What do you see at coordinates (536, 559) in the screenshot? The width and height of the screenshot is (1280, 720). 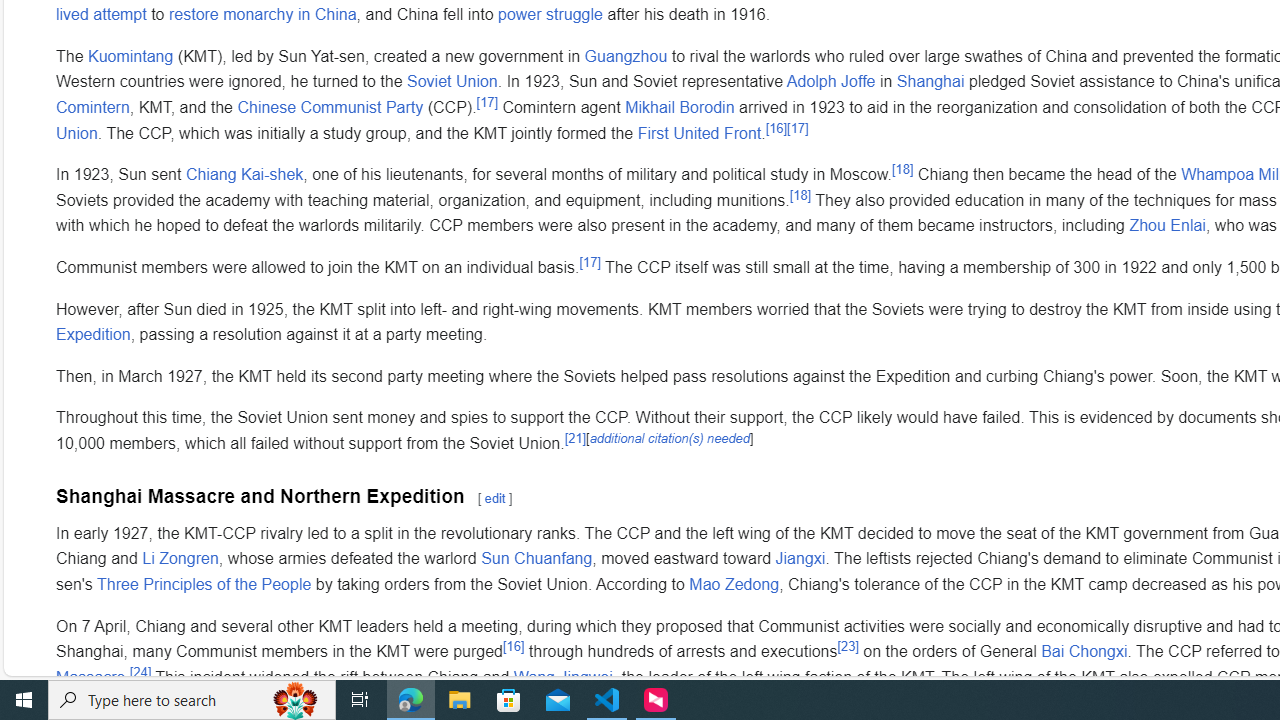 I see `'Sun Chuanfang'` at bounding box center [536, 559].